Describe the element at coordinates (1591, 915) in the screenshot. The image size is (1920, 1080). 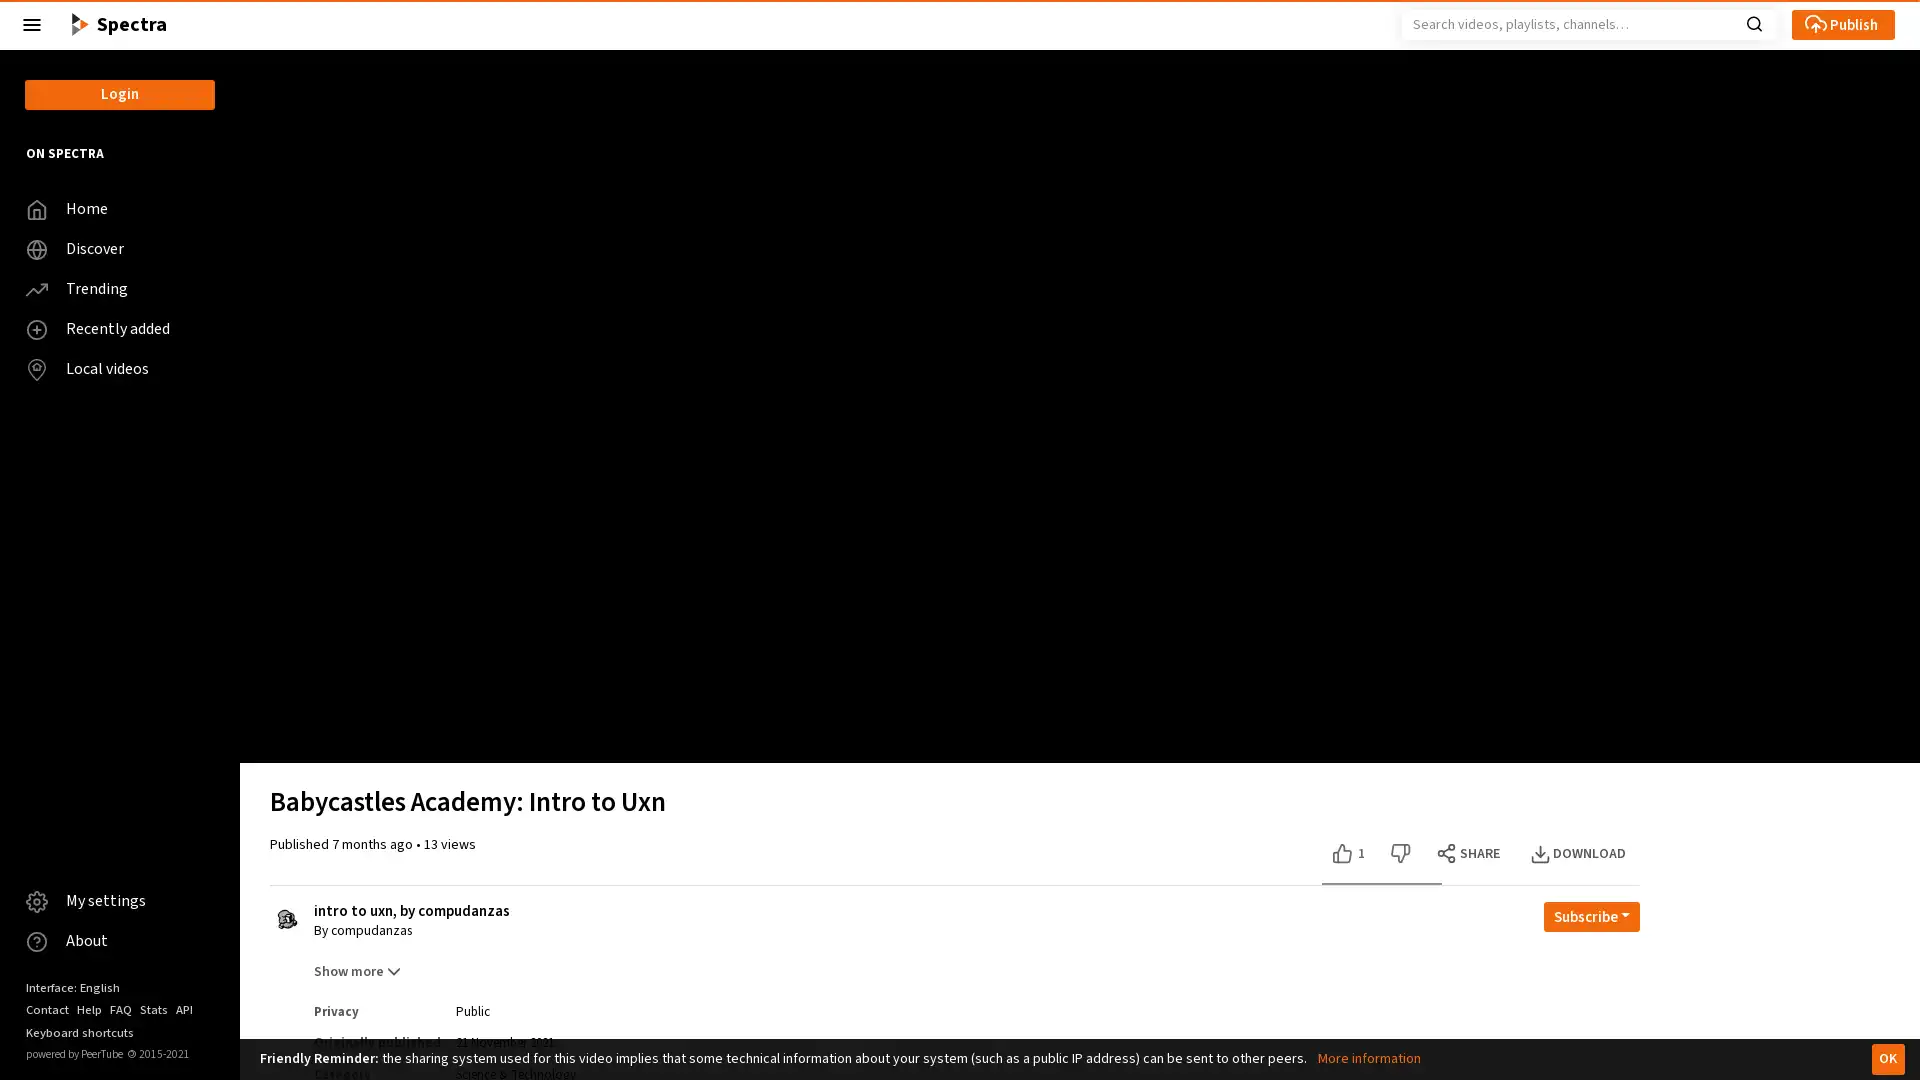
I see `Open subscription dropdown` at that location.